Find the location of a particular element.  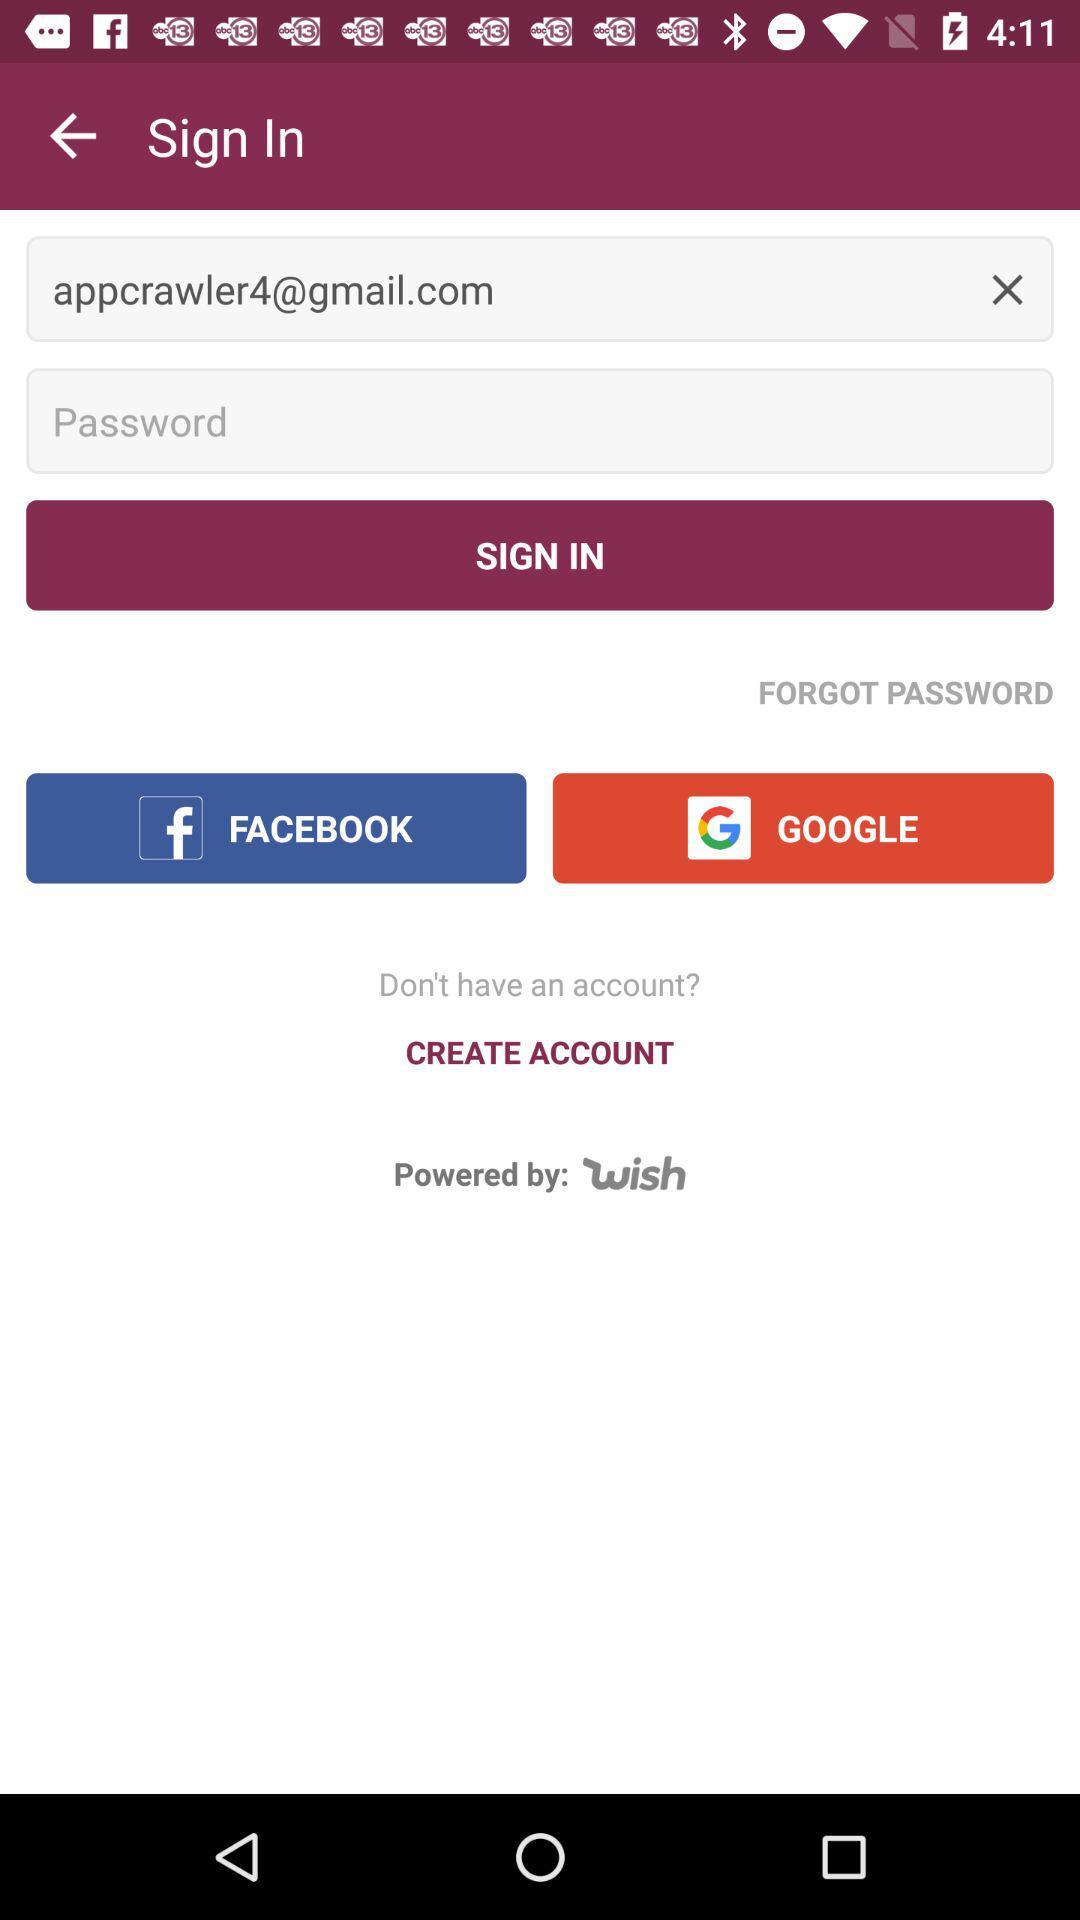

the forgot password icon is located at coordinates (906, 691).